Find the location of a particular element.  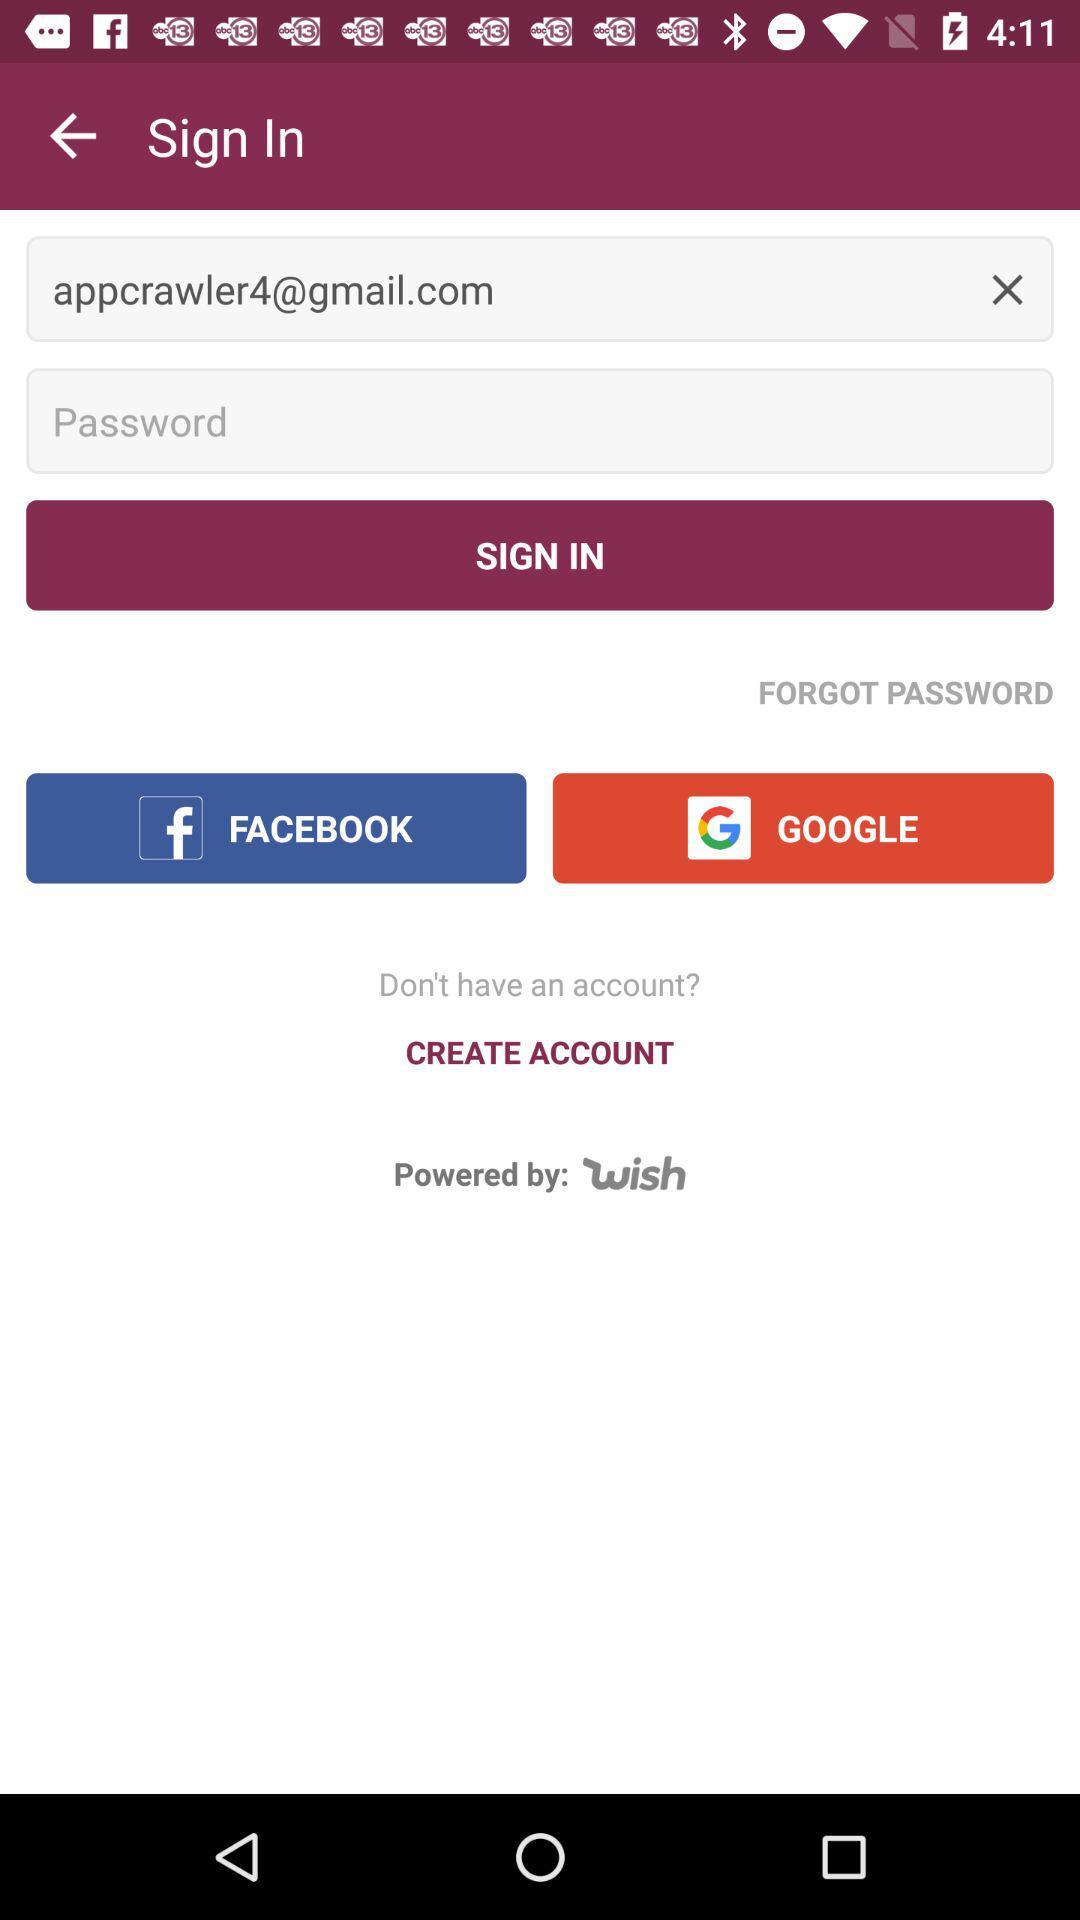

the forgot password icon is located at coordinates (906, 691).